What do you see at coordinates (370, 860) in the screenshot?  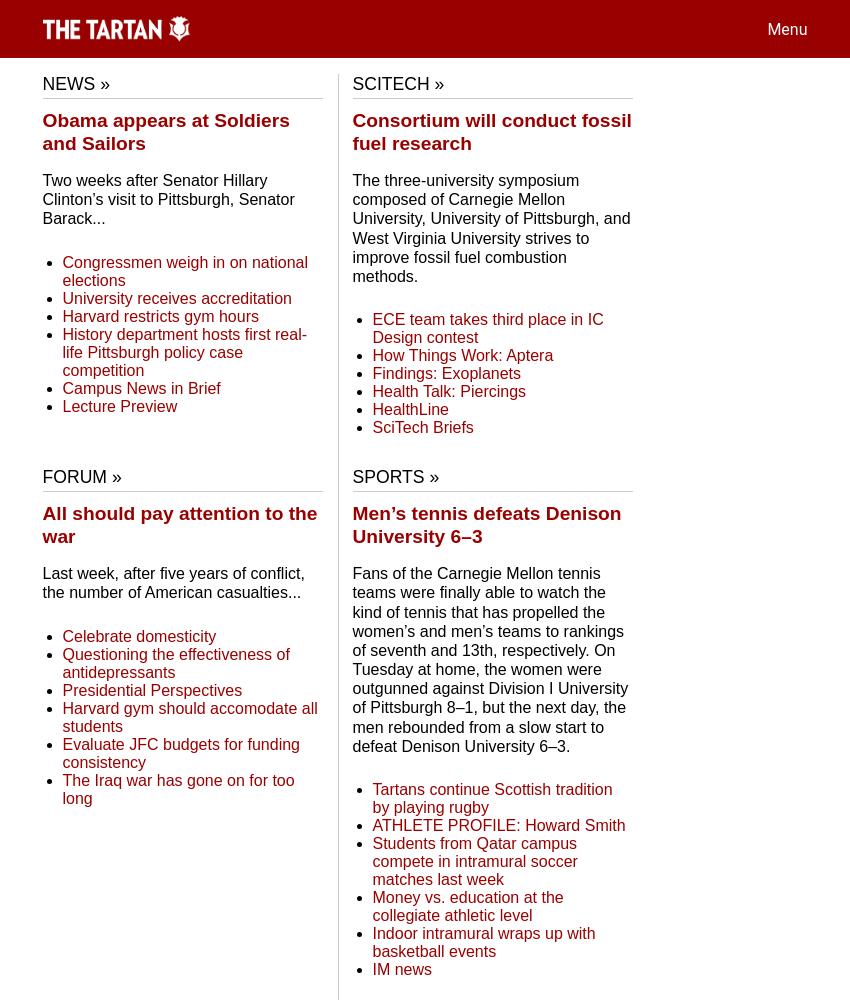 I see `'Students from Qatar campus compete in intramural soccer matches last week'` at bounding box center [370, 860].